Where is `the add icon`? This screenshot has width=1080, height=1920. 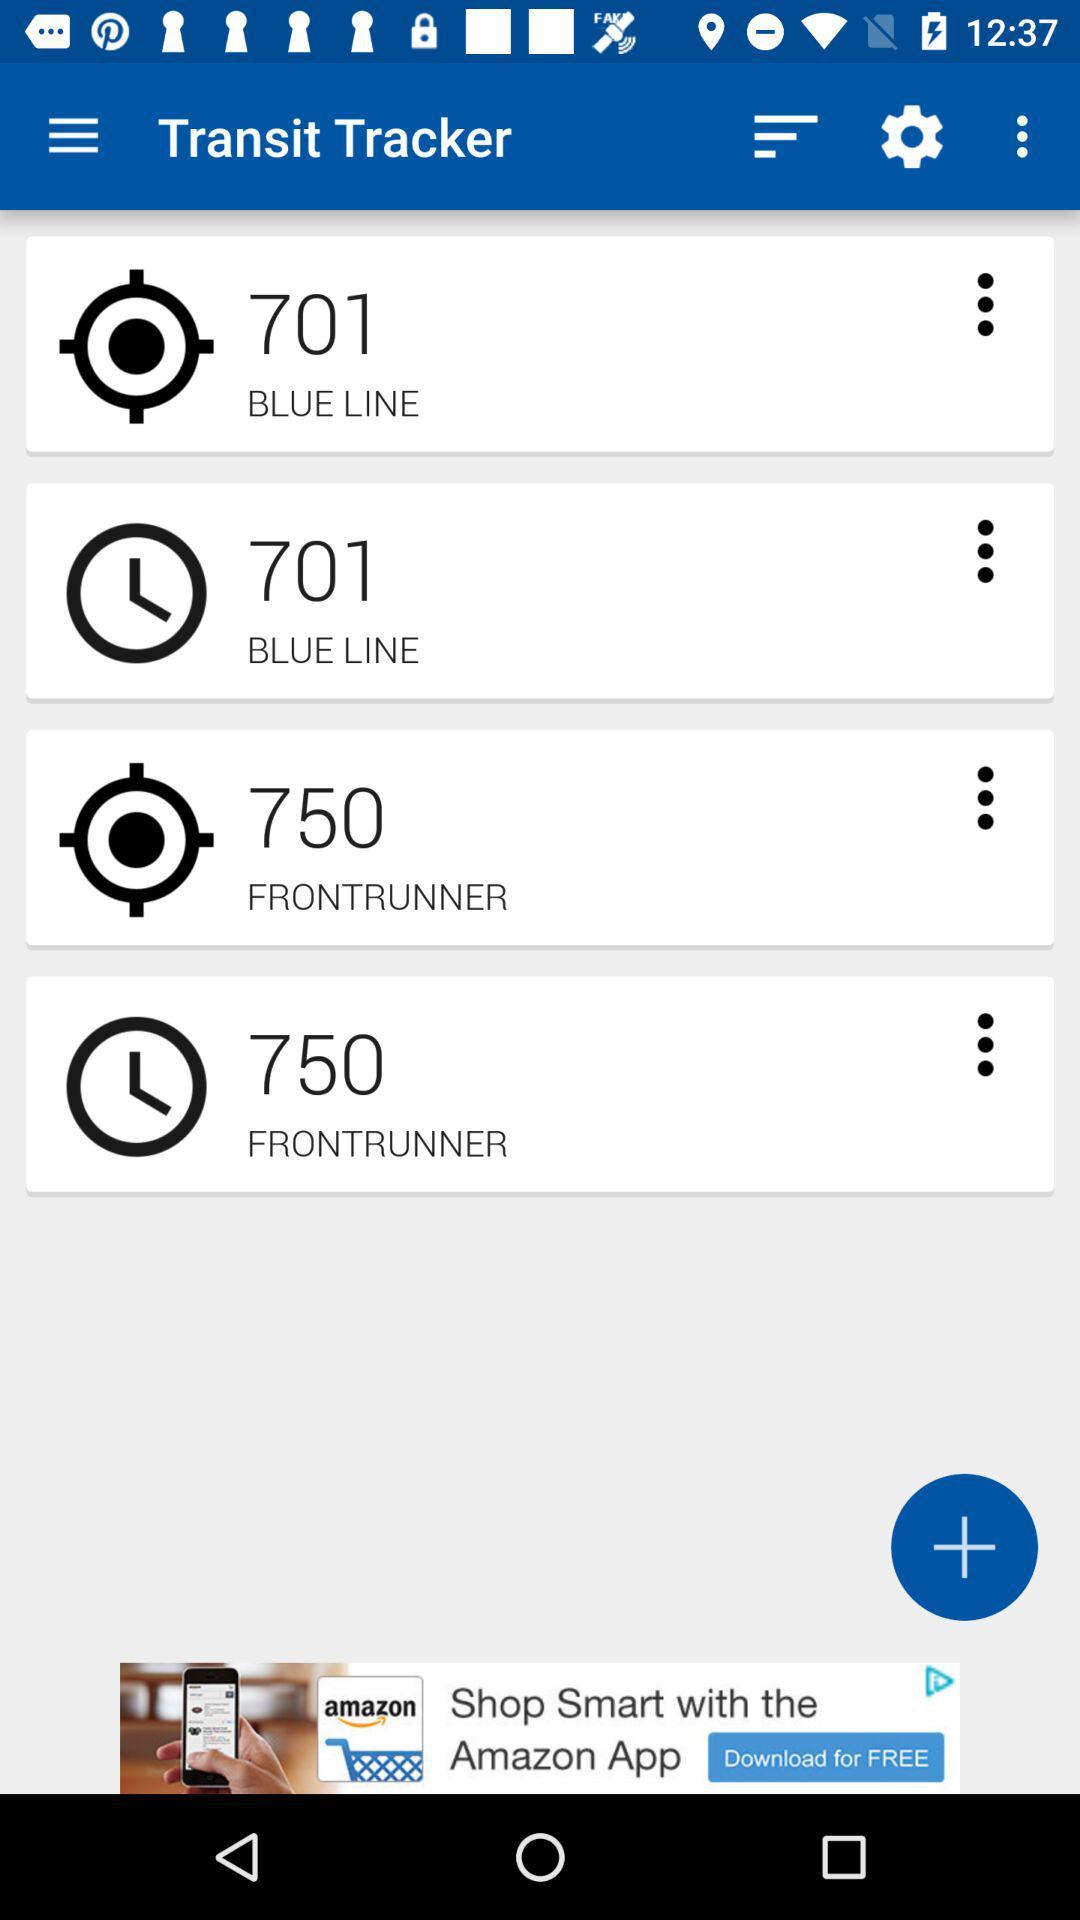
the add icon is located at coordinates (963, 1546).